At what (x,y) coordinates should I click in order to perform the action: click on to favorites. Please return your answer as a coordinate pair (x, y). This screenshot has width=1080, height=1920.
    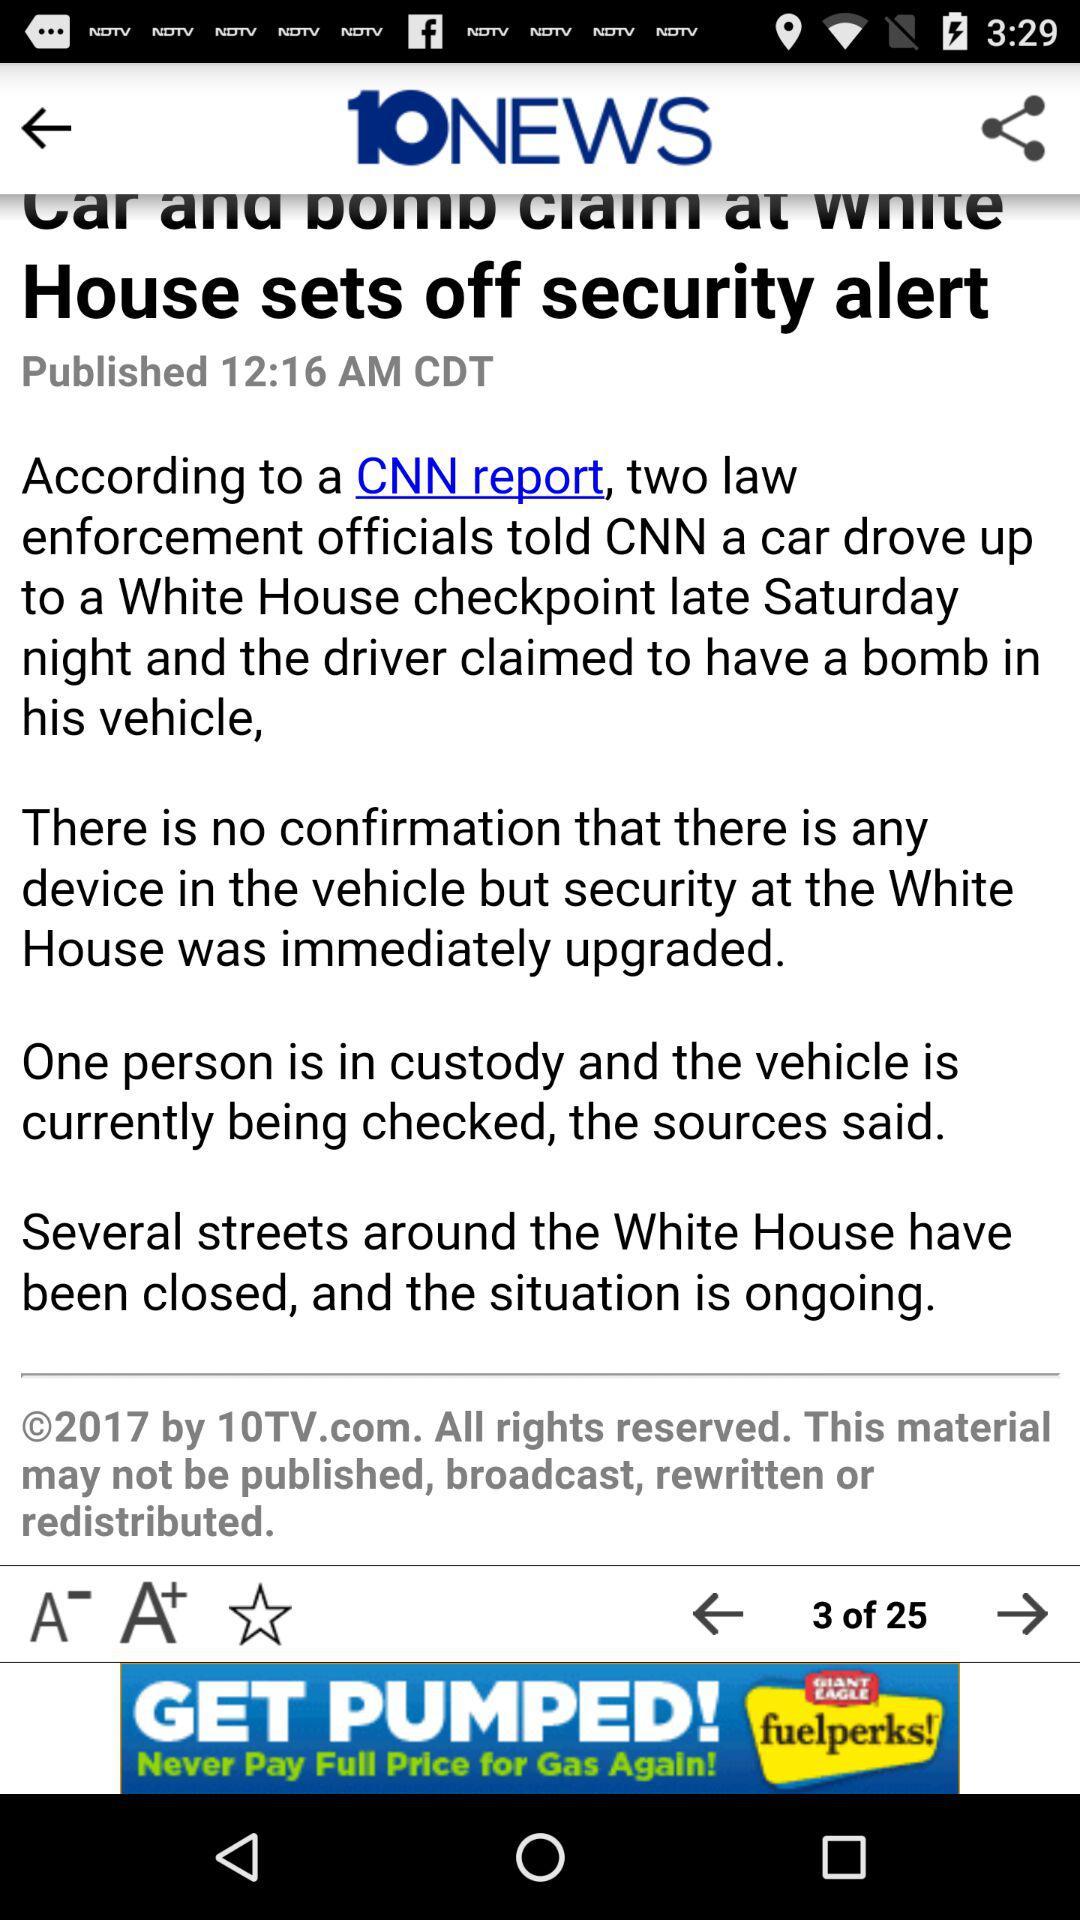
    Looking at the image, I should click on (259, 1613).